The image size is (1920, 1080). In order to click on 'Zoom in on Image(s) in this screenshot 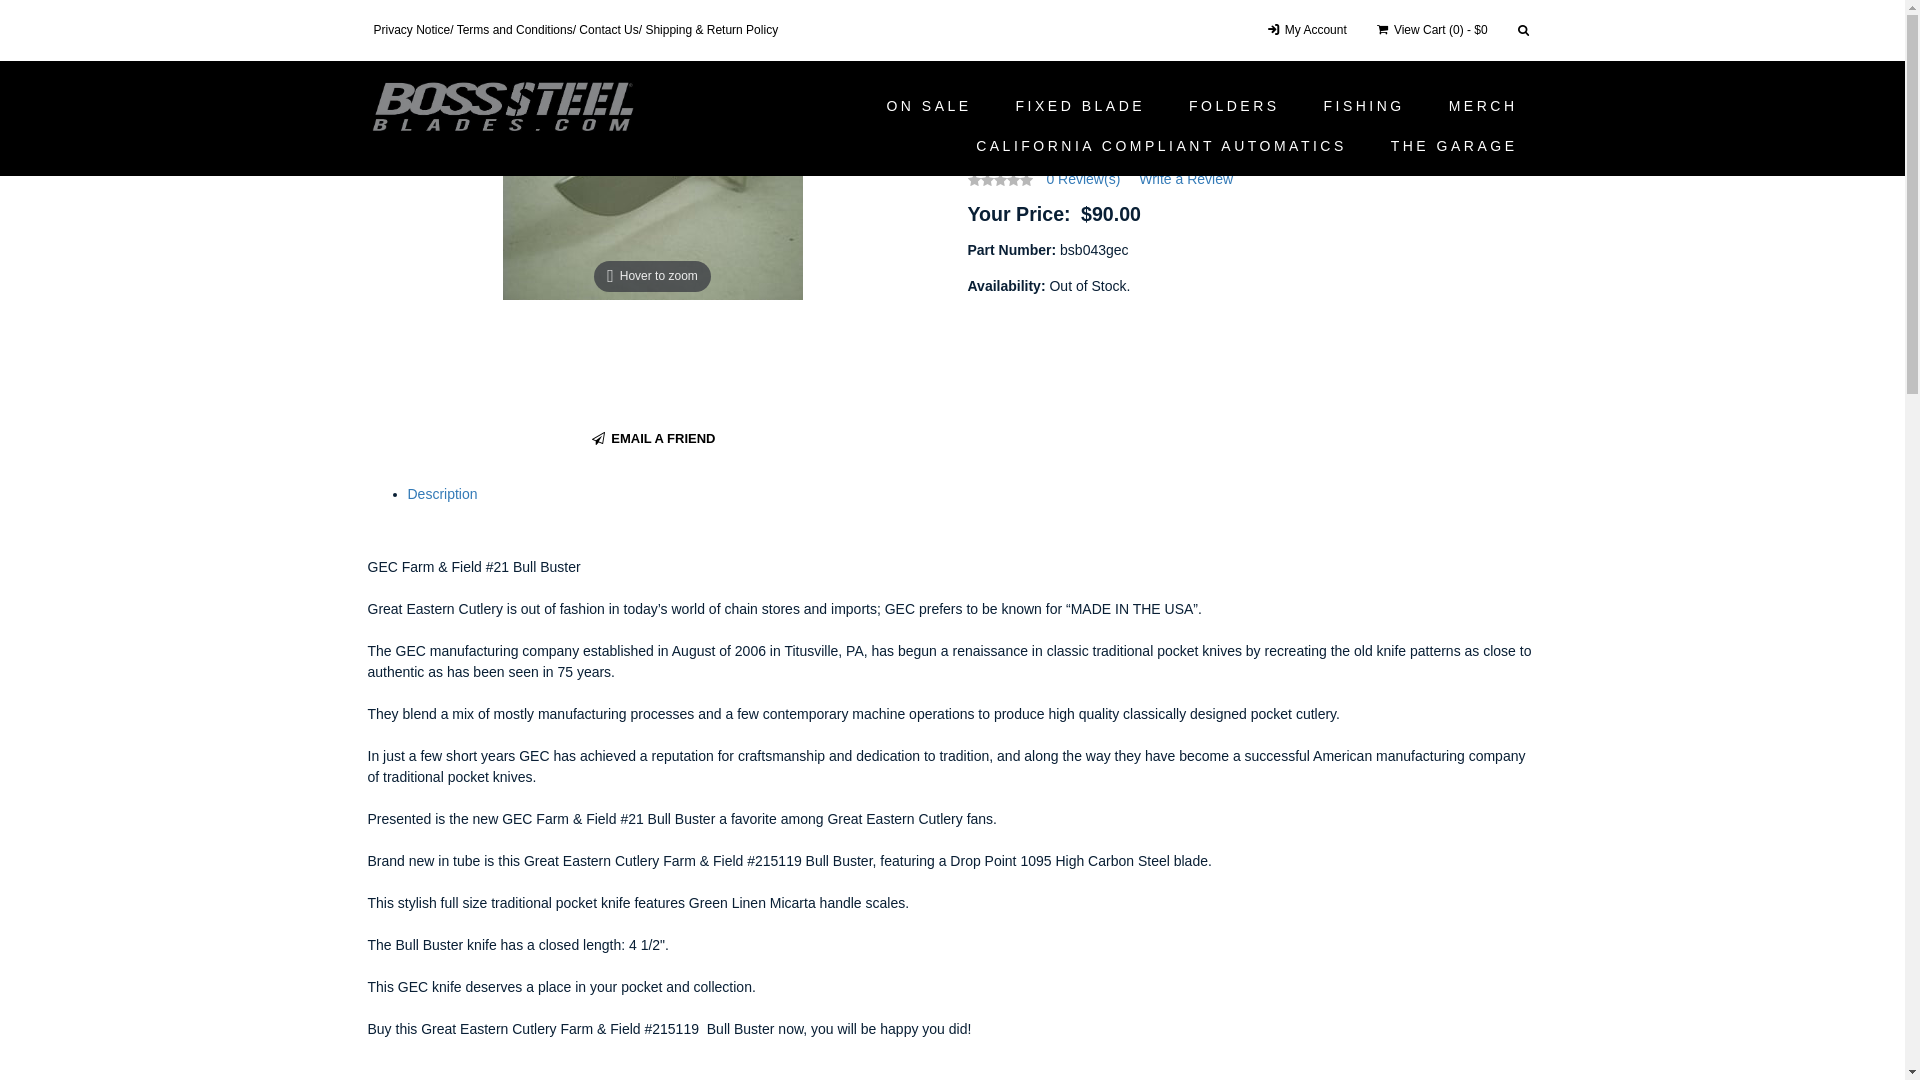, I will do `click(652, 185)`.